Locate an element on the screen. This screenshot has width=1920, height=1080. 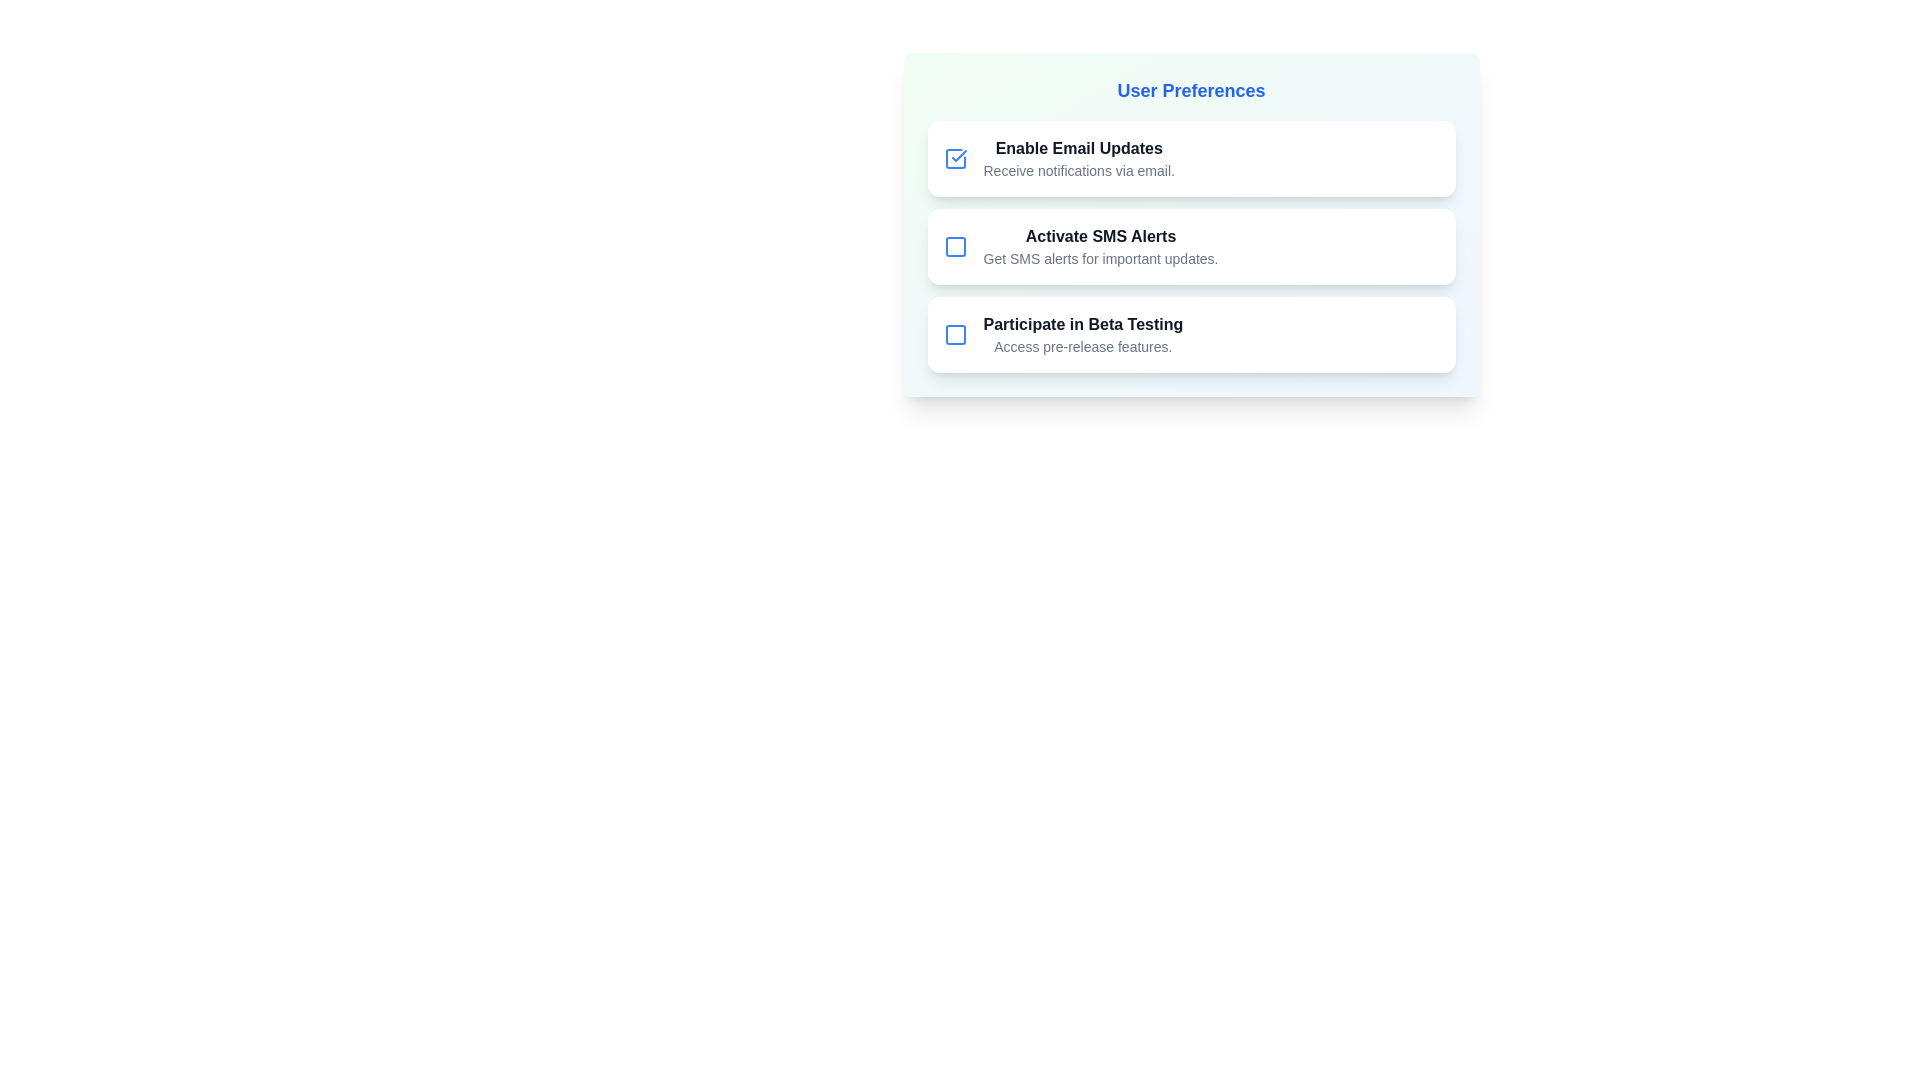
the text description that says 'Get SMS alerts for important updates.', which is located directly below 'Activate SMS Alerts' in the user preferences list is located at coordinates (1099, 257).